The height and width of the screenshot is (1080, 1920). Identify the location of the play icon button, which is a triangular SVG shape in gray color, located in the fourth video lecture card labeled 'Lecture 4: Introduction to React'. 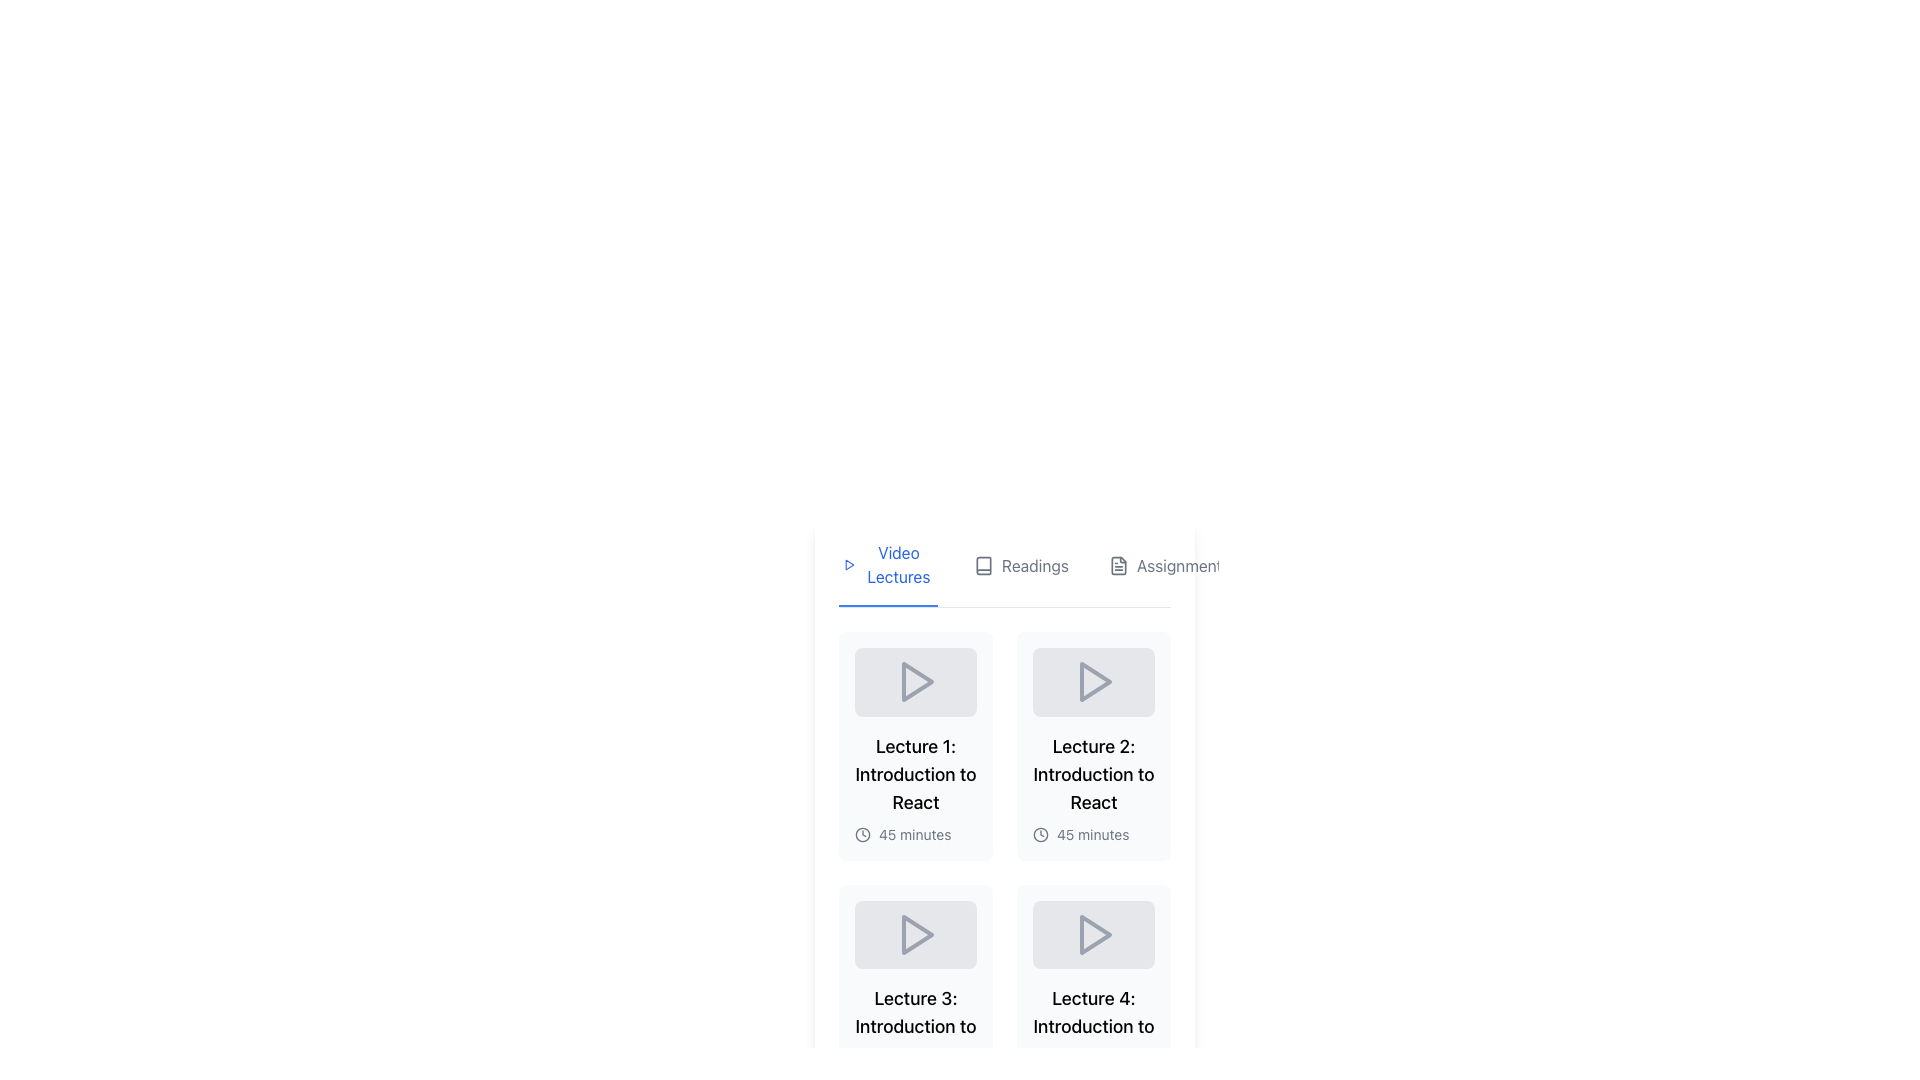
(1093, 933).